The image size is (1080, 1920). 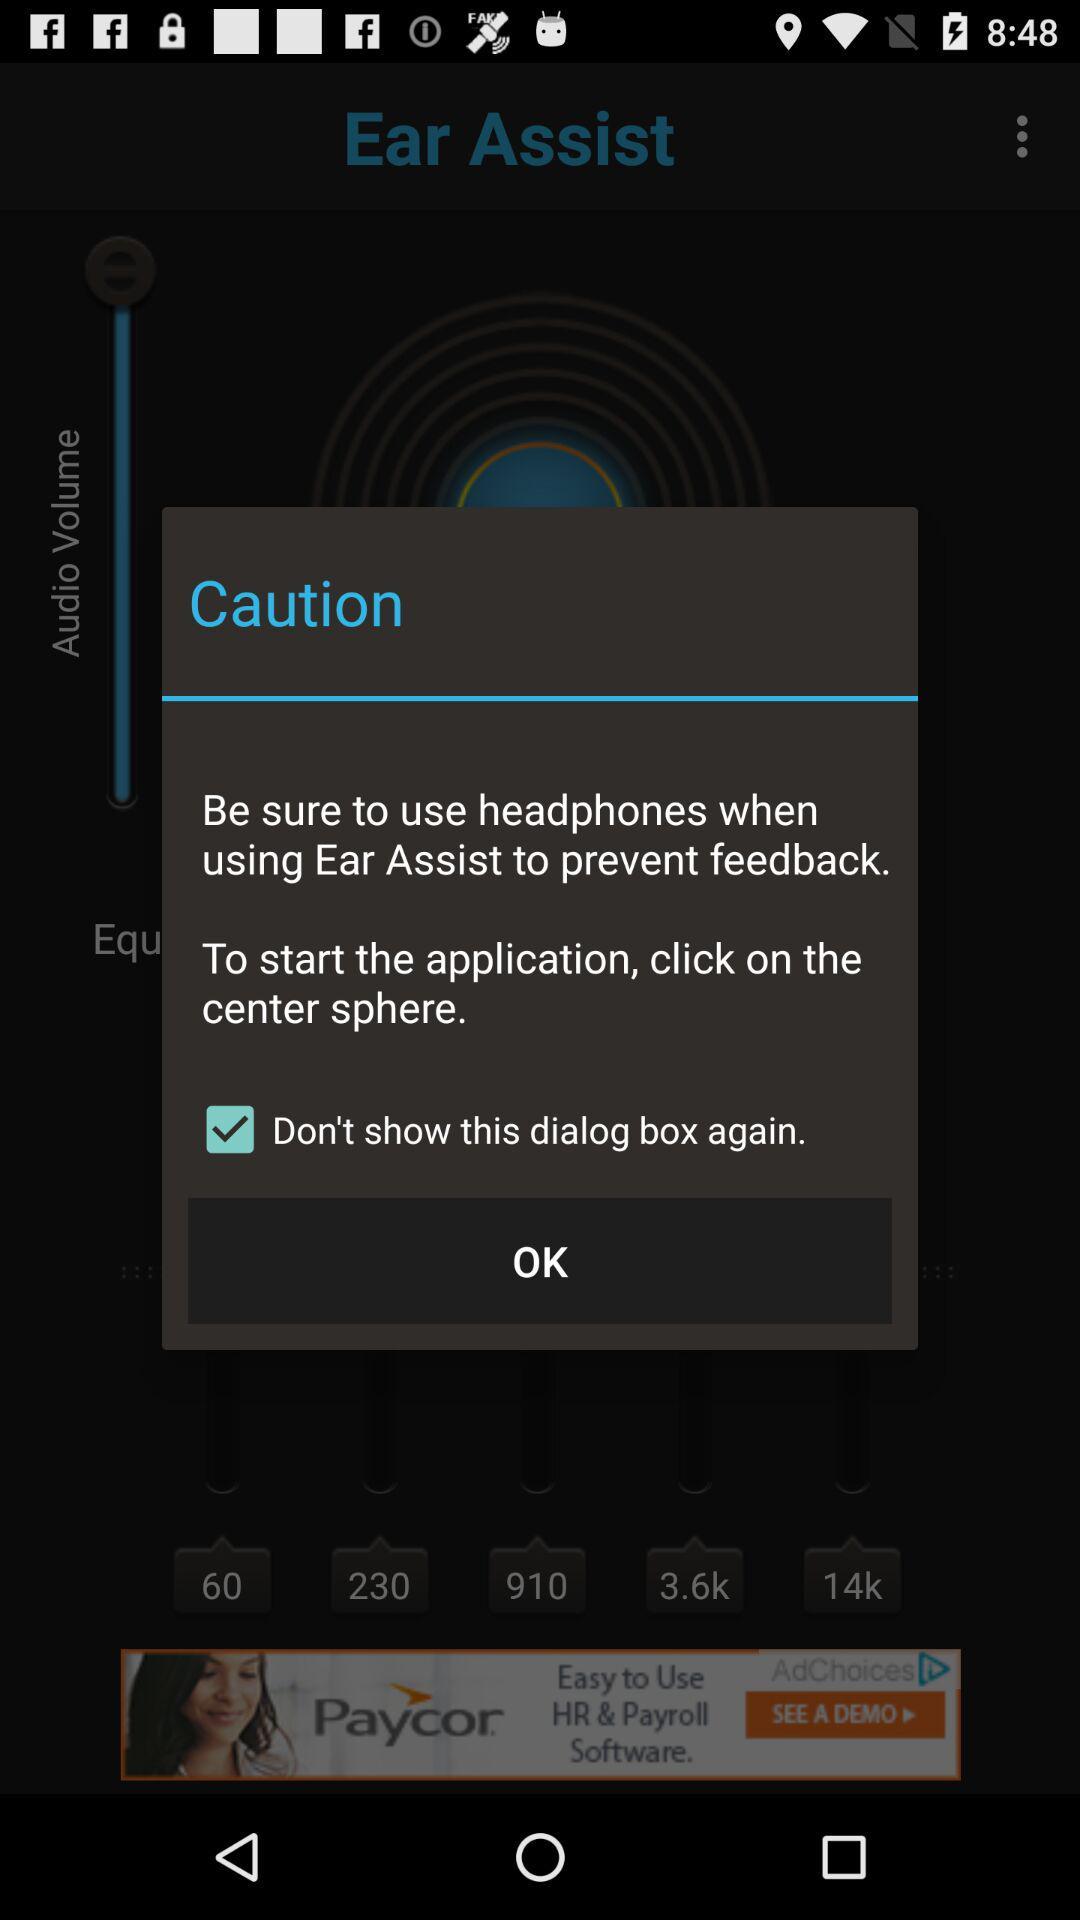 I want to click on the item above ok icon, so click(x=496, y=1129).